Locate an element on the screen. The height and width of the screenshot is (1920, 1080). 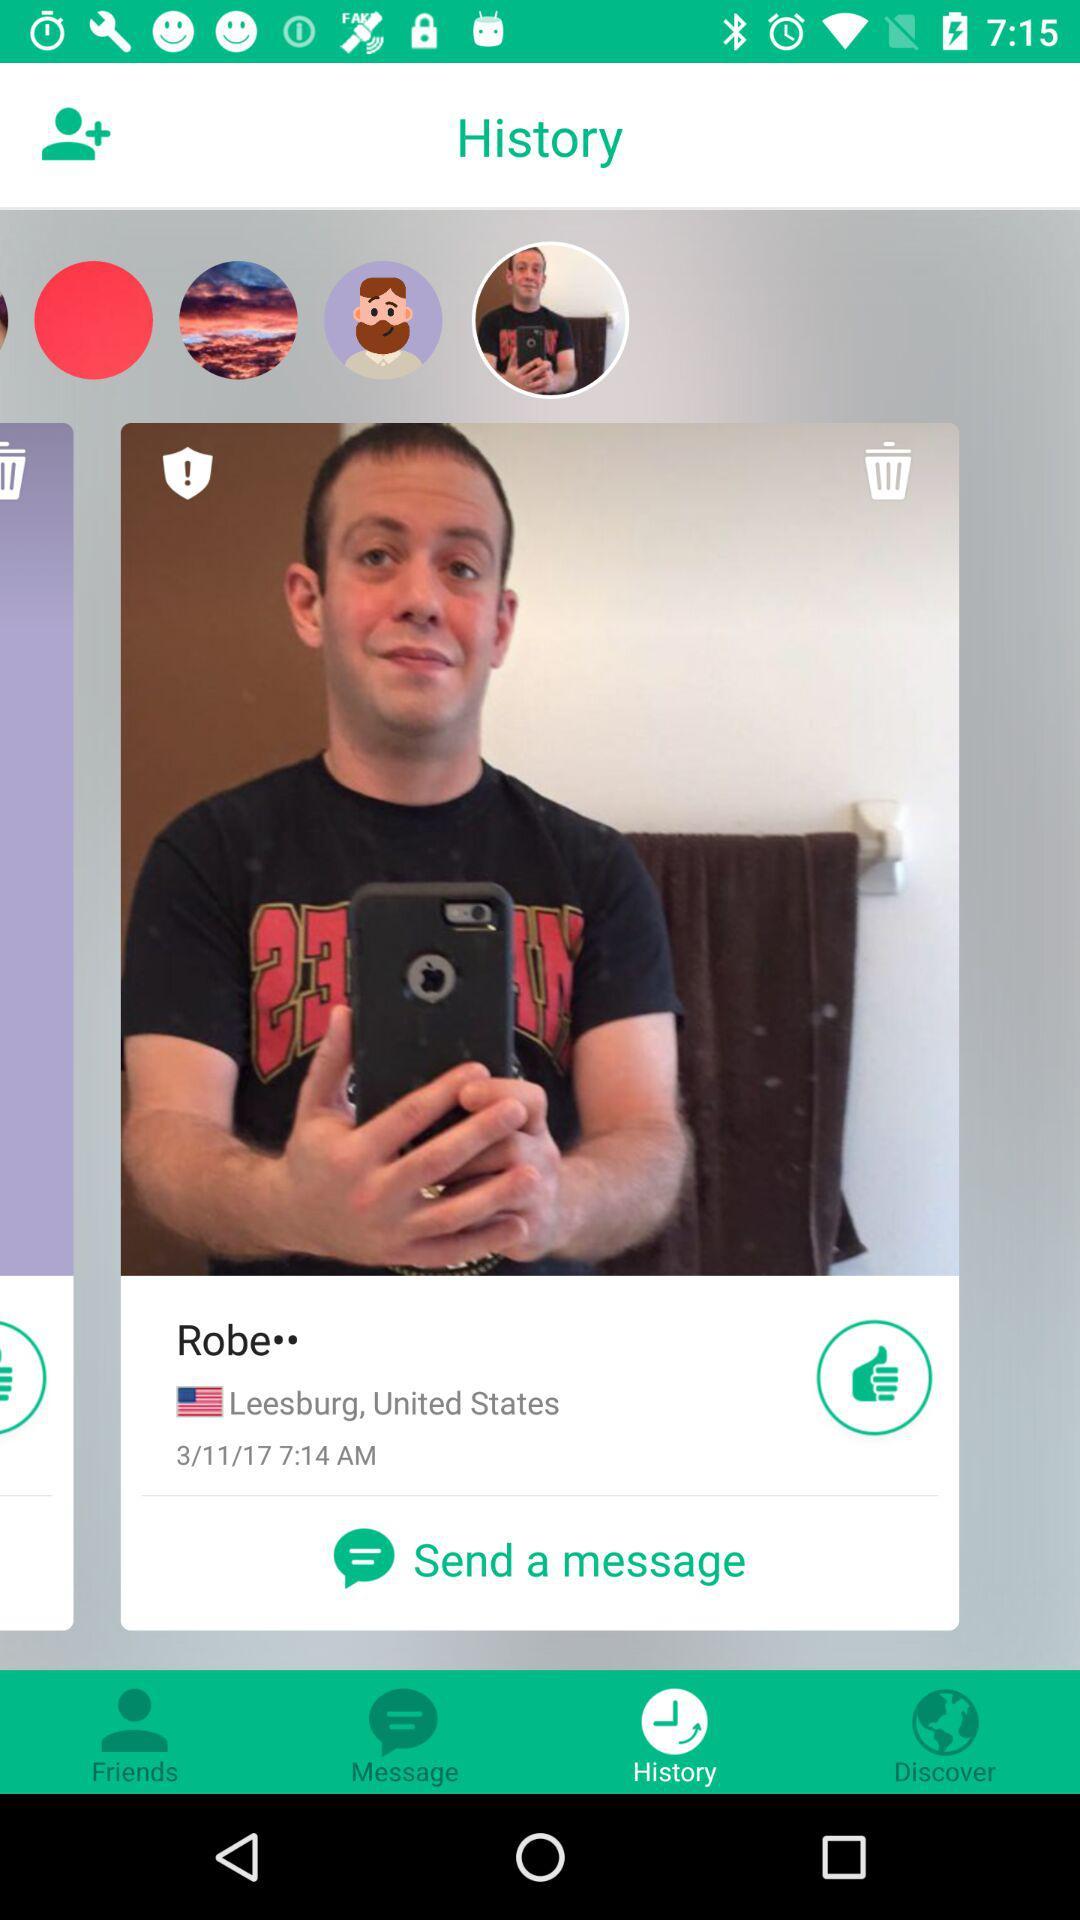
the delete icon is located at coordinates (890, 472).